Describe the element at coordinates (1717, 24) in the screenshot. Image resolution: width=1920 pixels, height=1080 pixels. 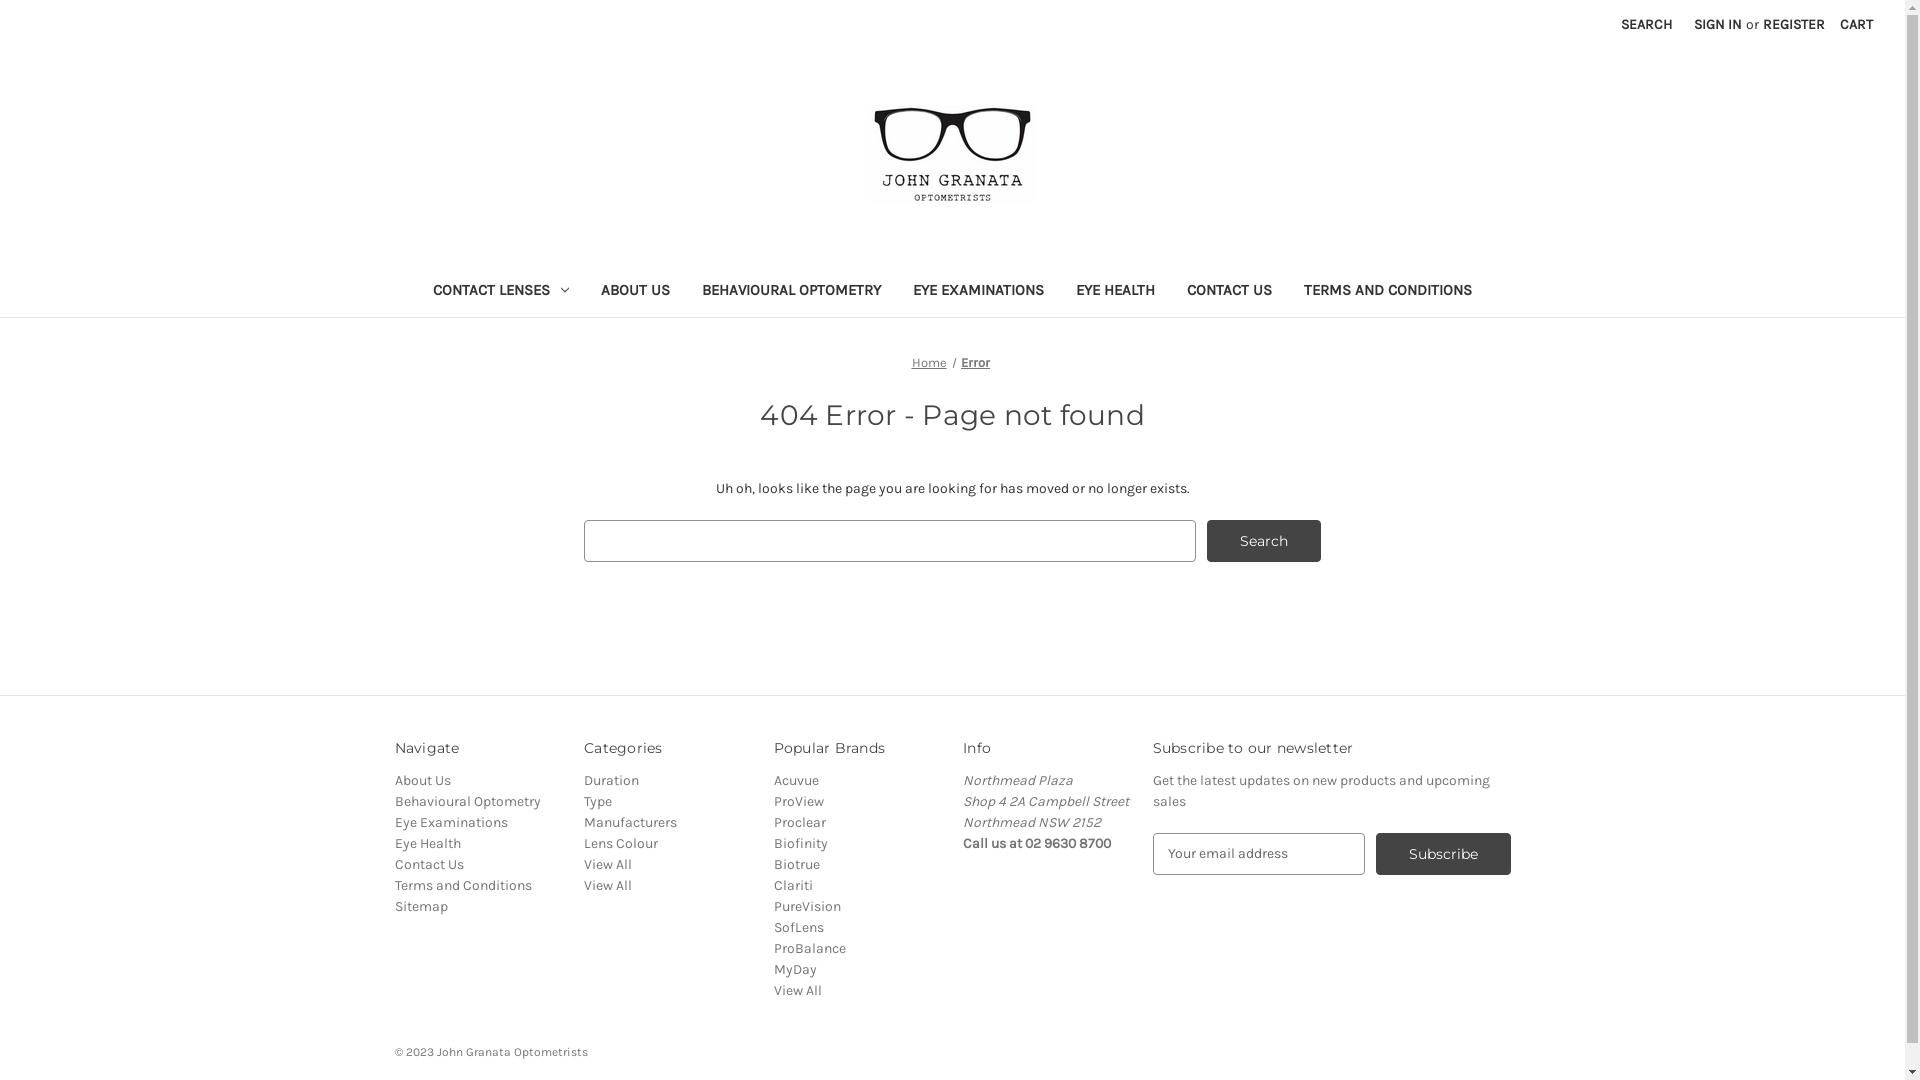
I see `'SIGN IN'` at that location.